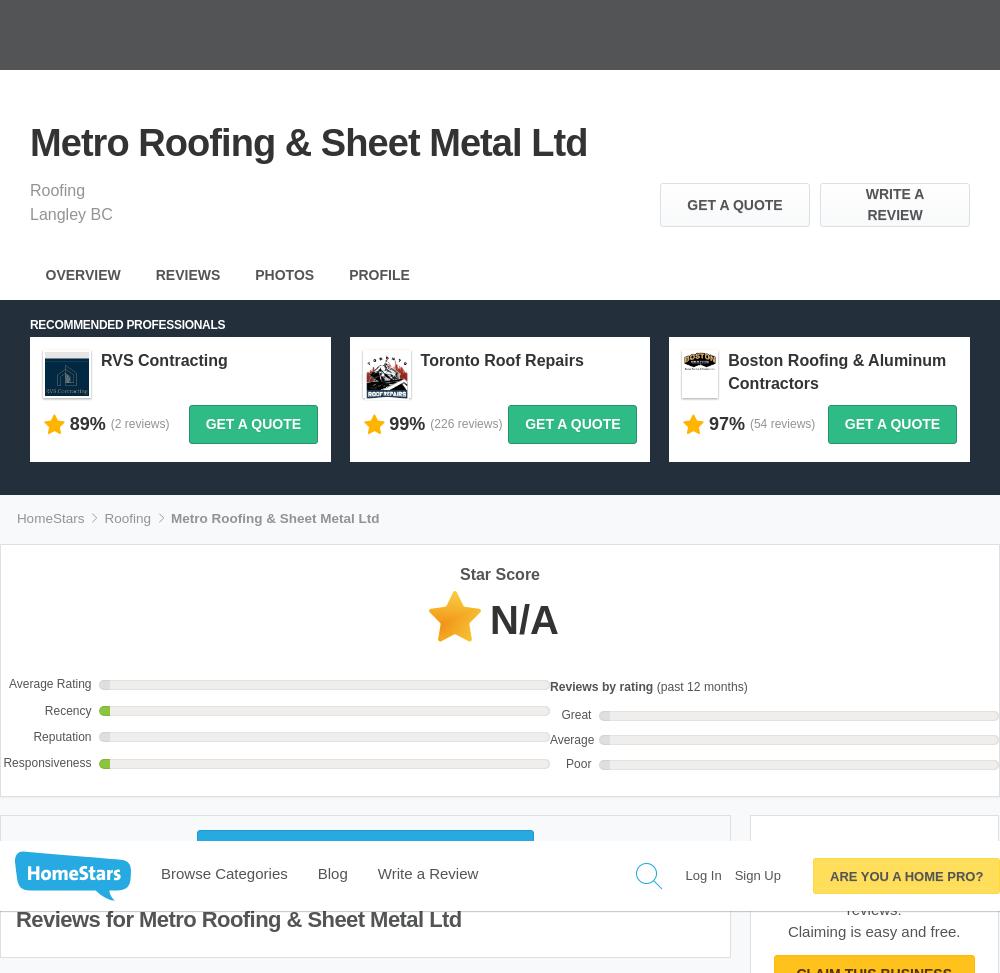  I want to click on '2', so click(837, 268).